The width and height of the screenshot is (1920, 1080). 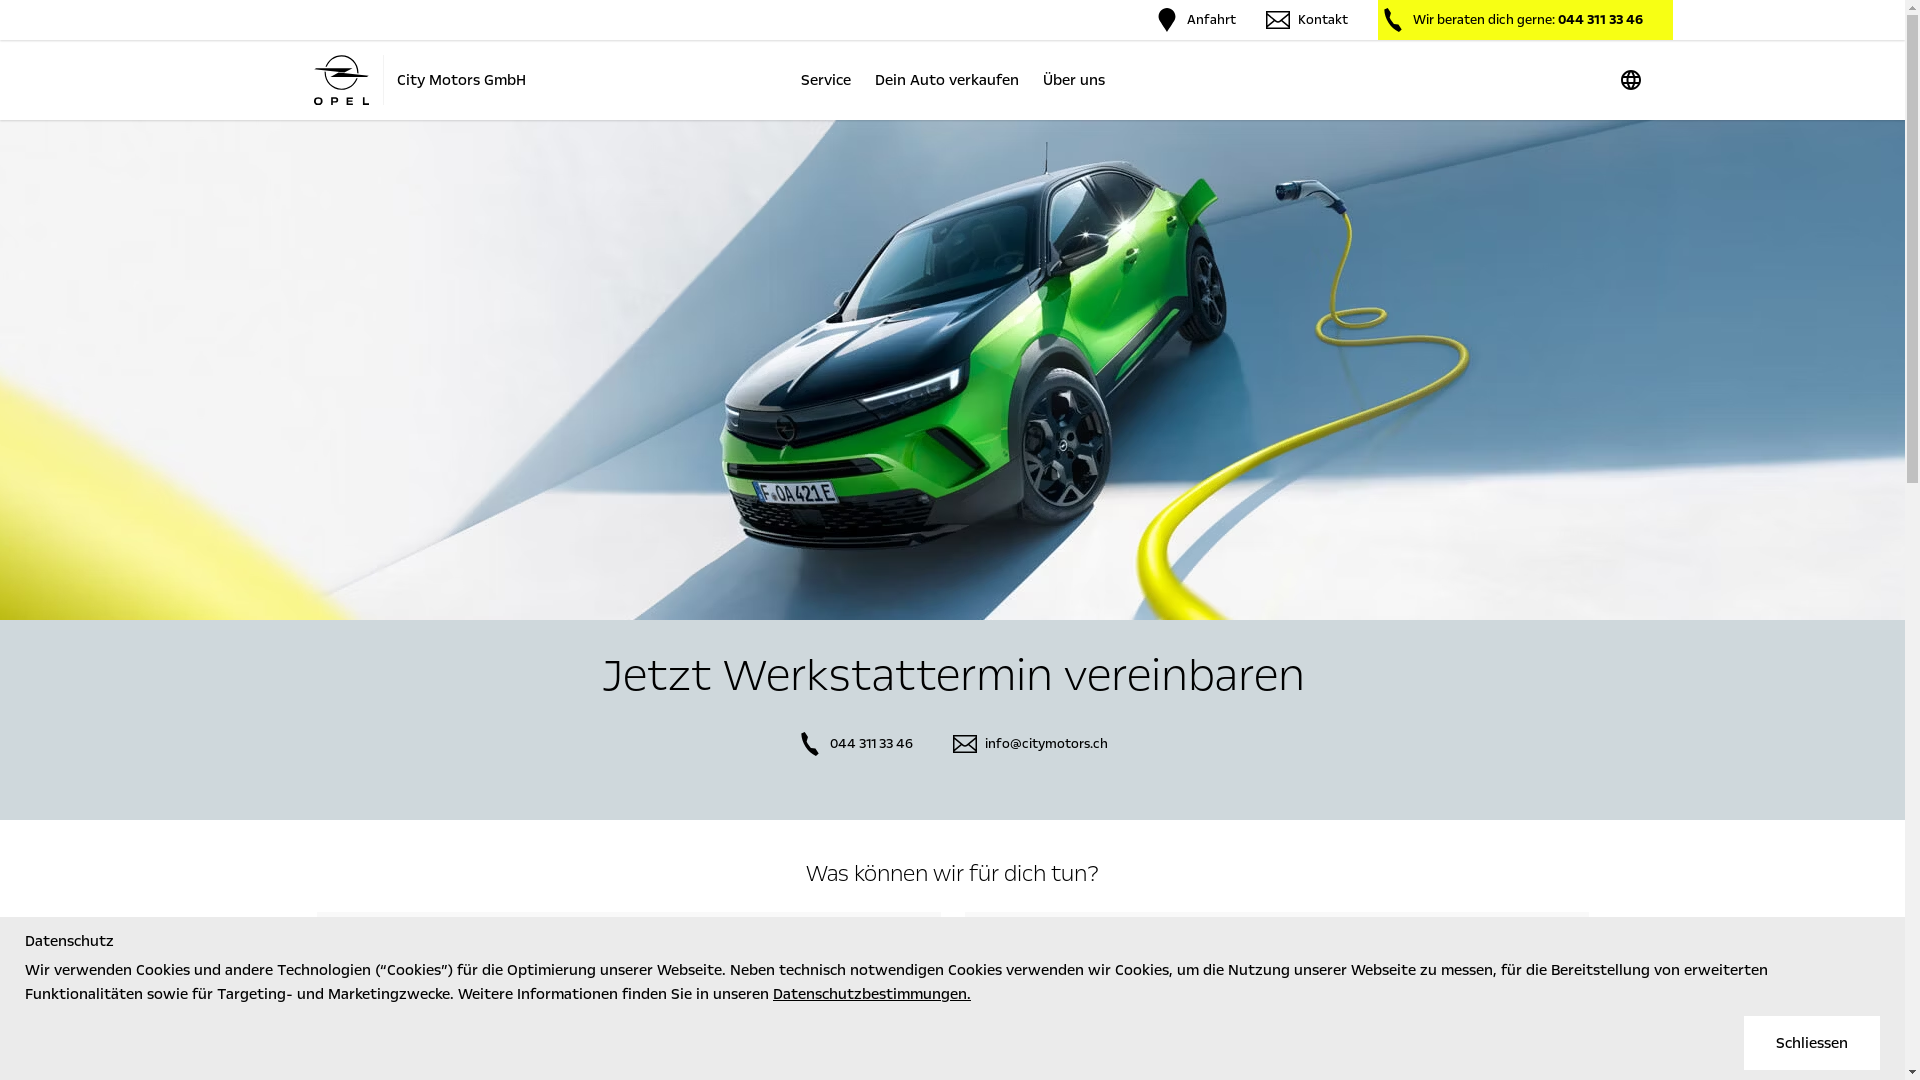 I want to click on 'Dein Auto verkaufen', so click(x=944, y=79).